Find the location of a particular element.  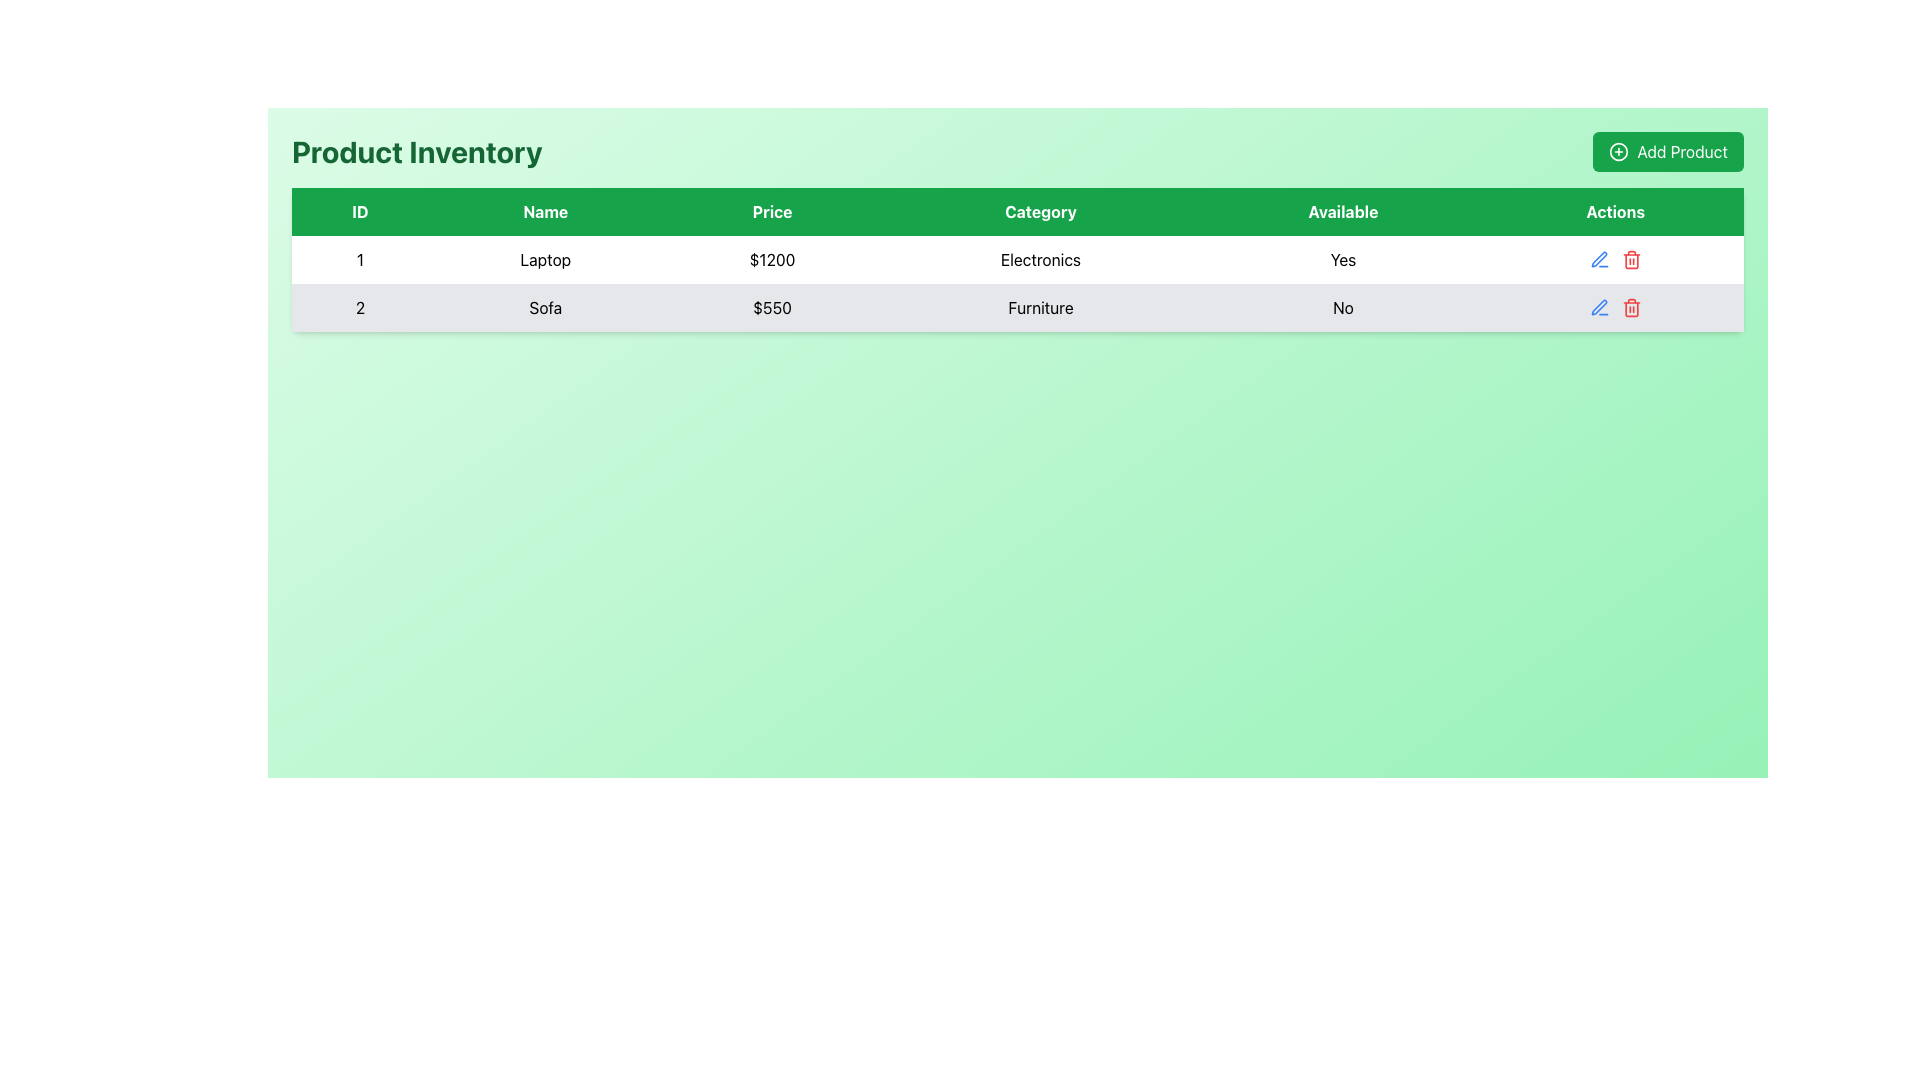

the 'Electronics' text label in the 'Category' column of the table is located at coordinates (1040, 258).